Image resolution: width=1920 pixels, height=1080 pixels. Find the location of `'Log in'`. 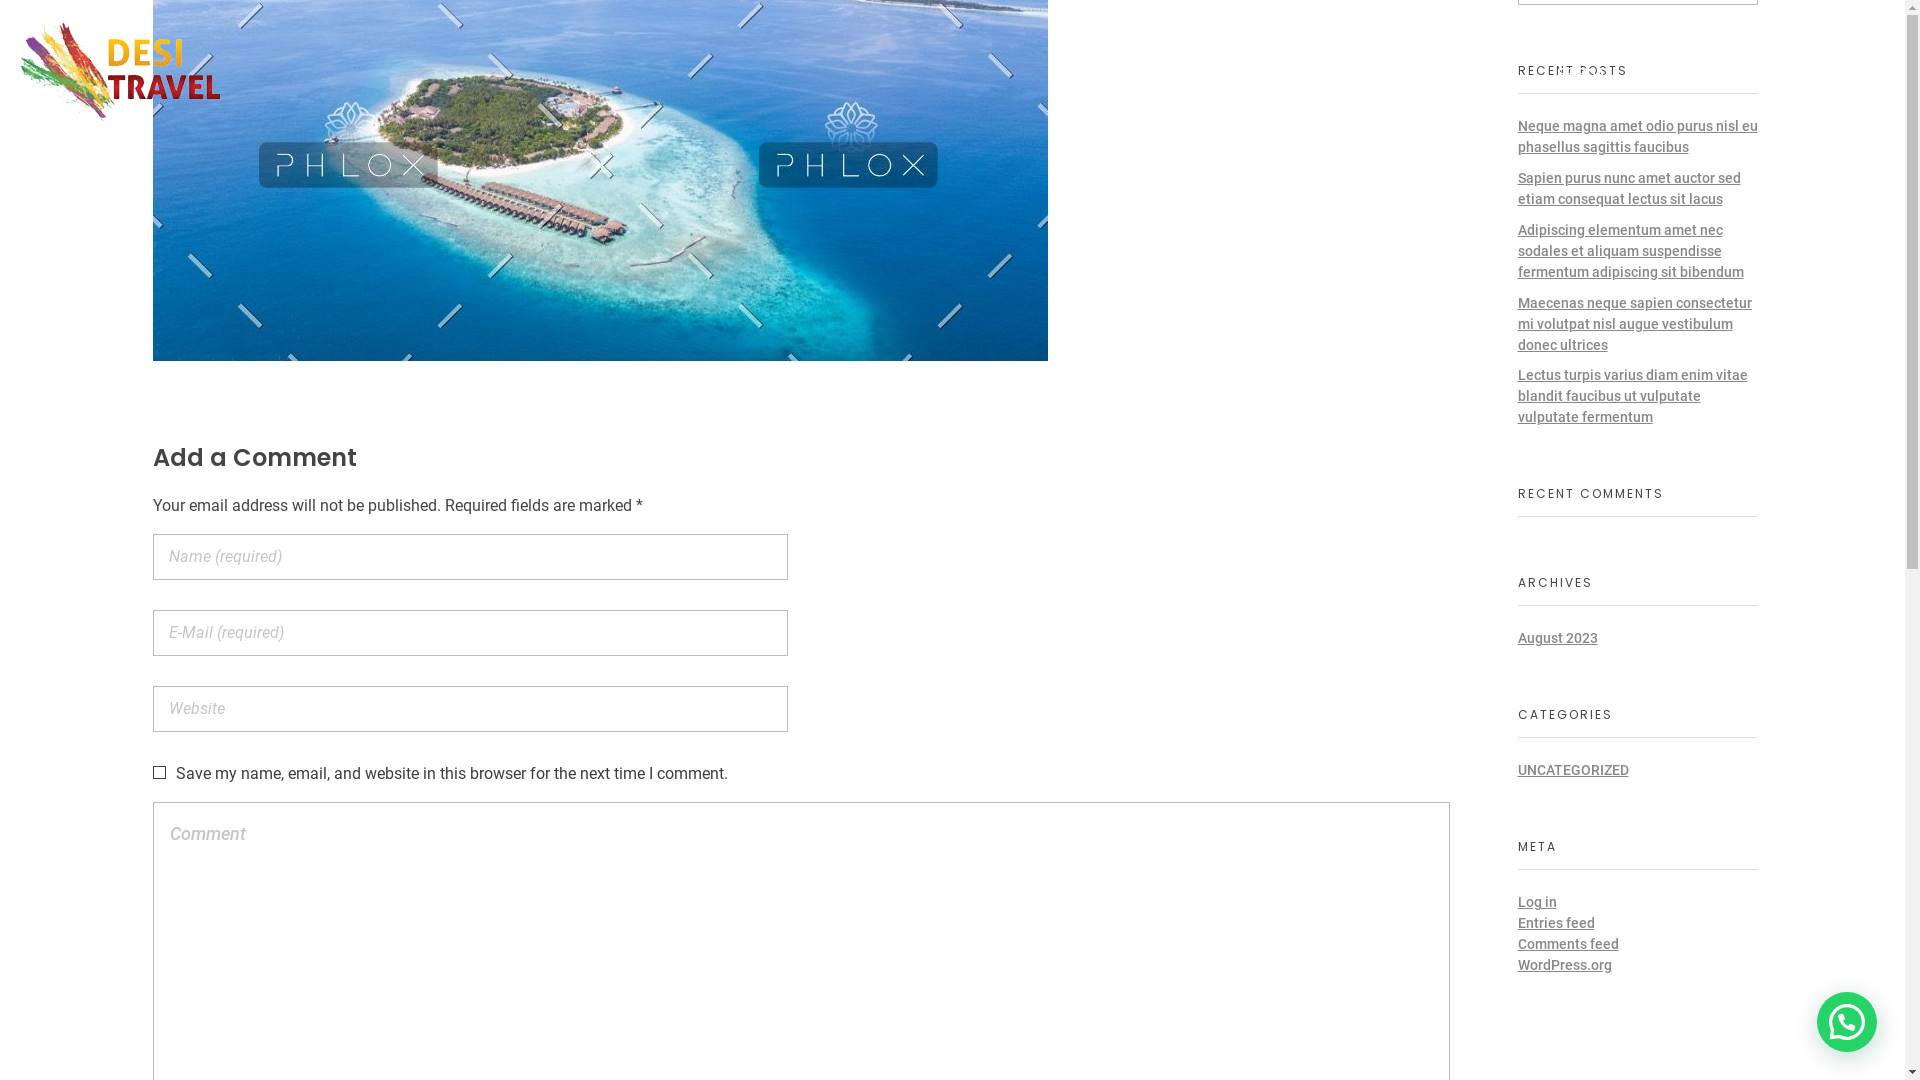

'Log in' is located at coordinates (1517, 902).